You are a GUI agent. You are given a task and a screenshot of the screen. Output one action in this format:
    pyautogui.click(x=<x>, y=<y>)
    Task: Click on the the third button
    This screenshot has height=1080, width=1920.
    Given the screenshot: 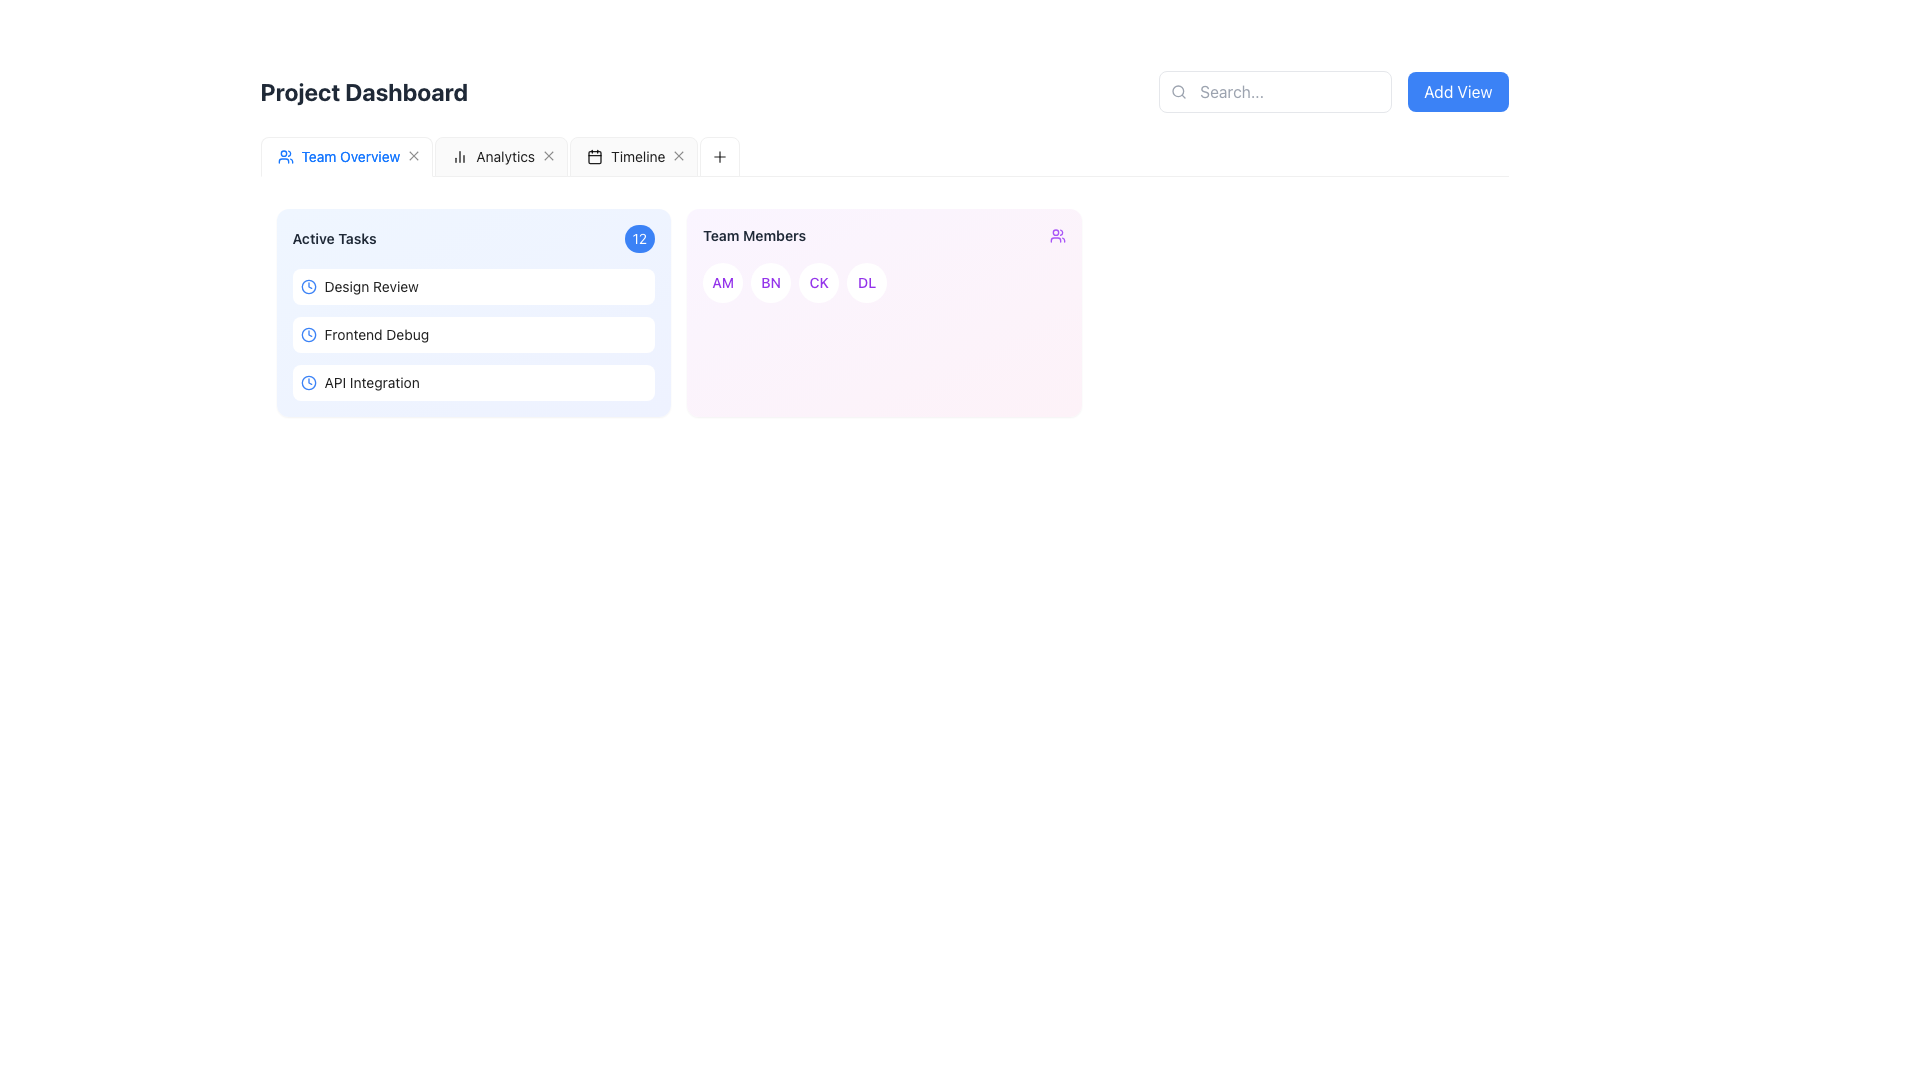 What is the action you would take?
    pyautogui.click(x=819, y=282)
    